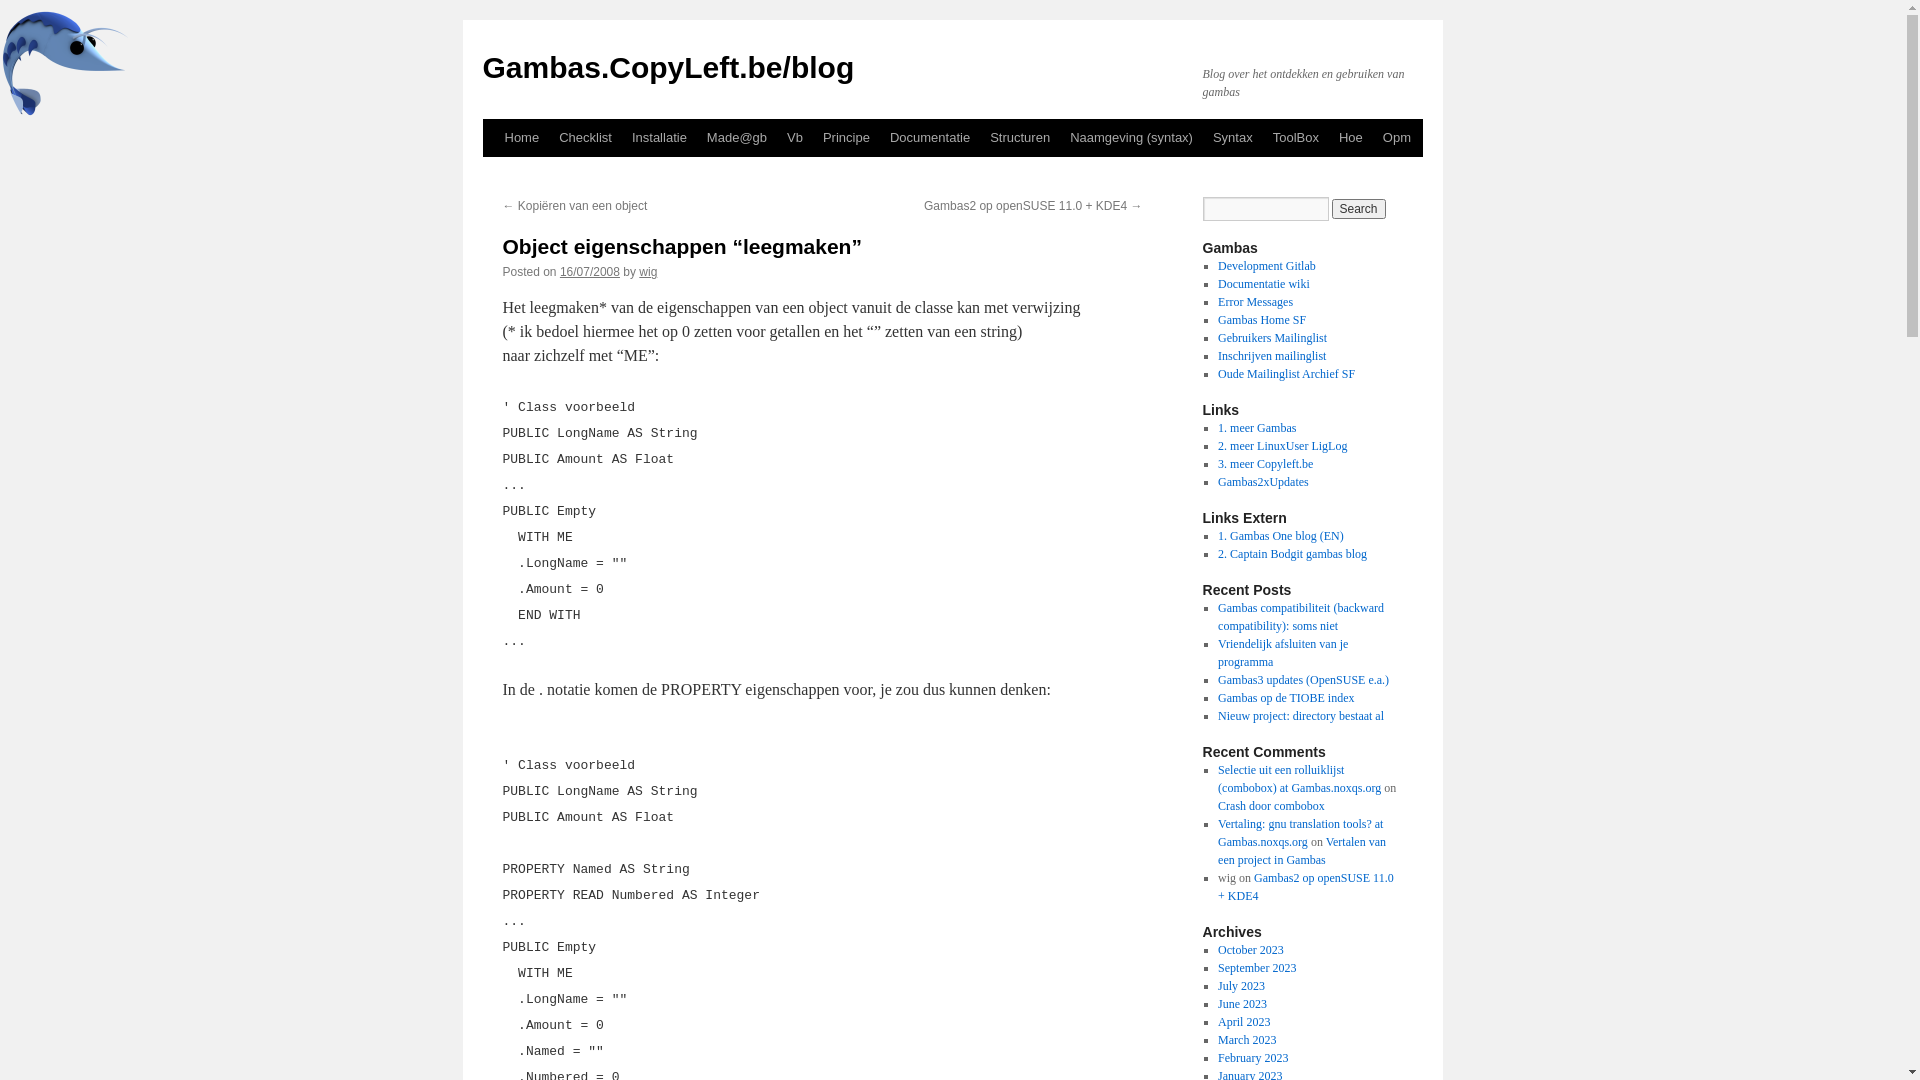 The image size is (1920, 1080). Describe the element at coordinates (1286, 374) in the screenshot. I see `'Oude Mailinglist Archief SF'` at that location.